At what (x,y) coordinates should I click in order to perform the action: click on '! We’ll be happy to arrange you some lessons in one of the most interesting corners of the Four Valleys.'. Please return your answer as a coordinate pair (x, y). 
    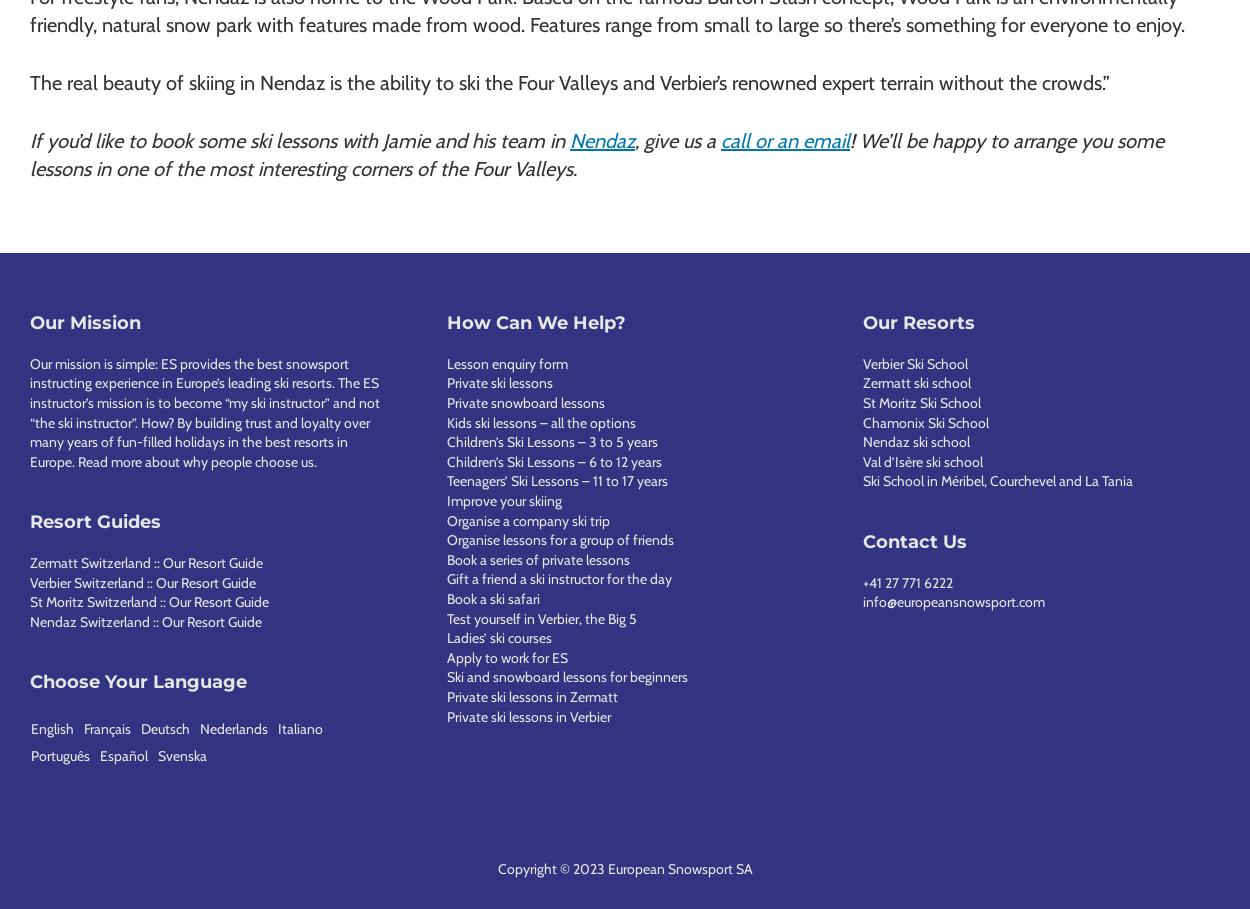
    Looking at the image, I should click on (596, 153).